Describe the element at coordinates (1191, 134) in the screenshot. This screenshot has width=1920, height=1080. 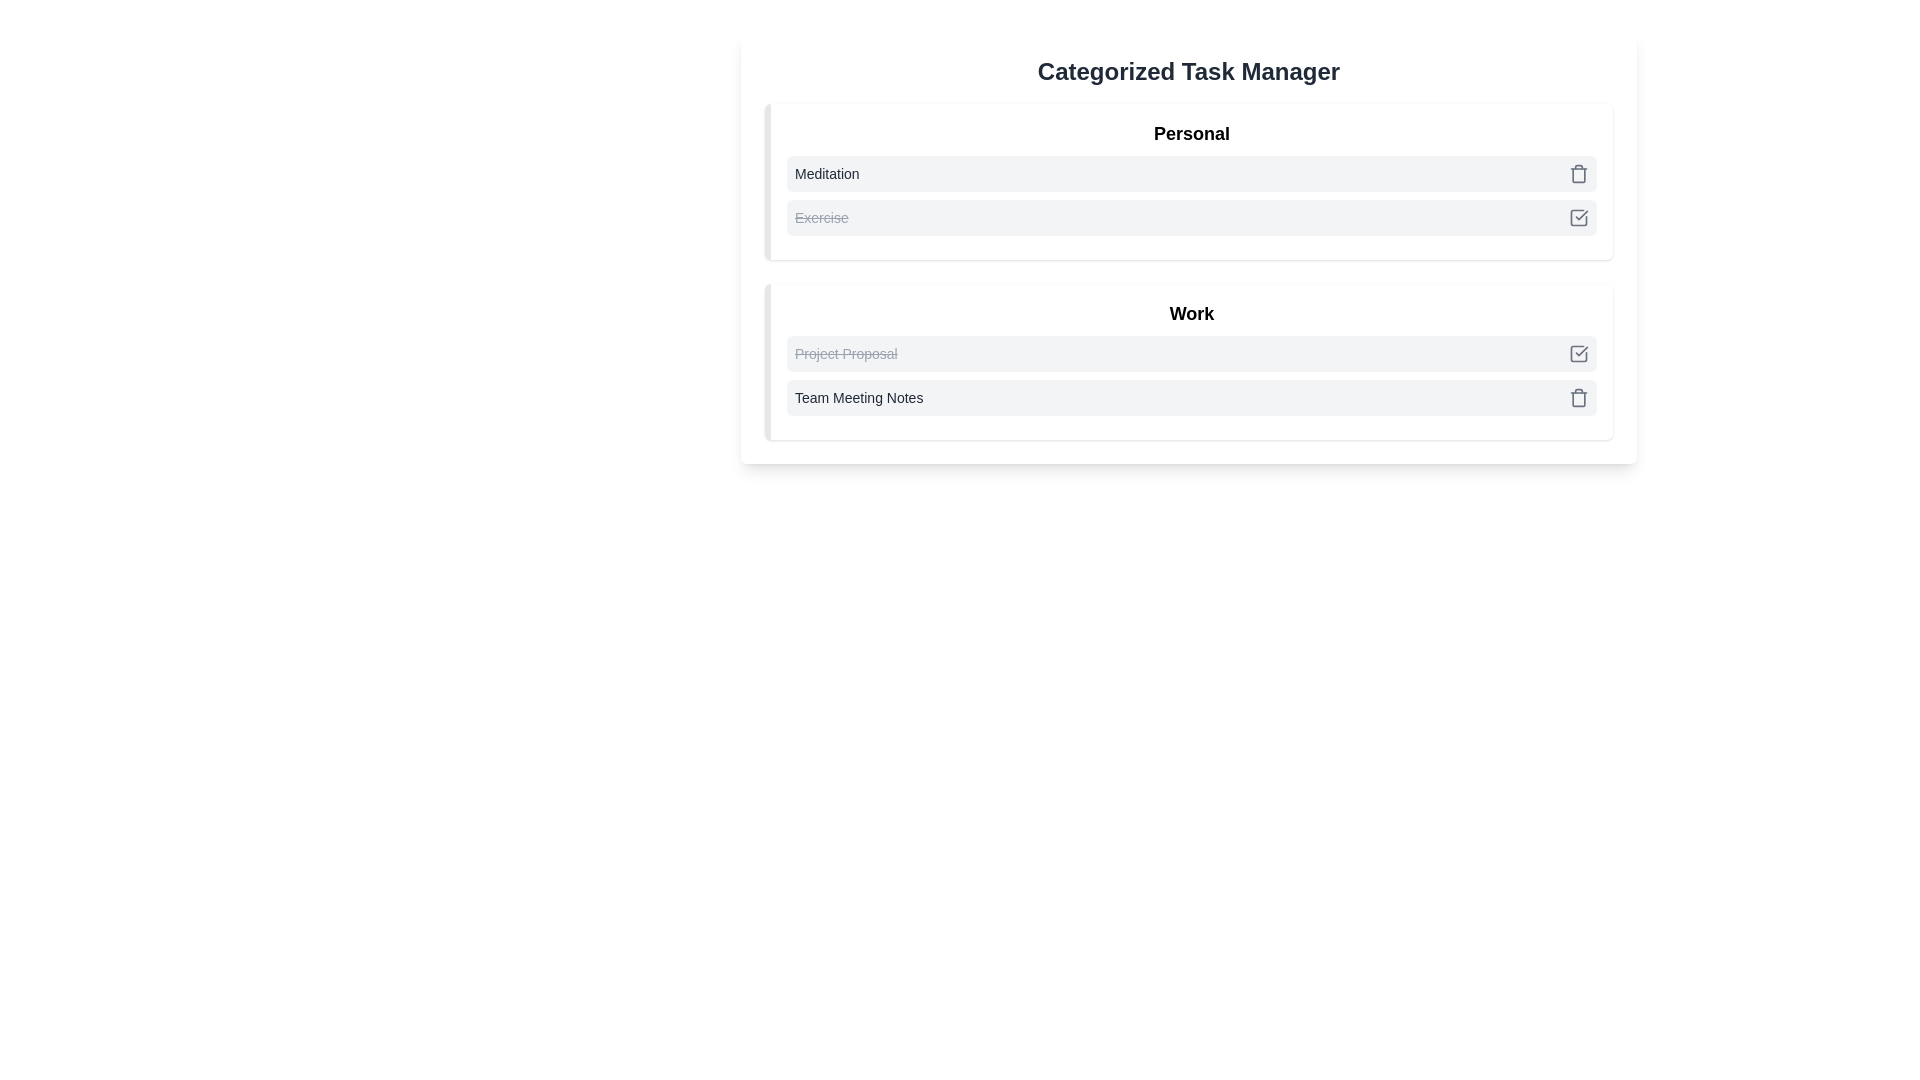
I see `the header text that categorizes related items, positioned above 'Meditation' and 'Exercise'` at that location.